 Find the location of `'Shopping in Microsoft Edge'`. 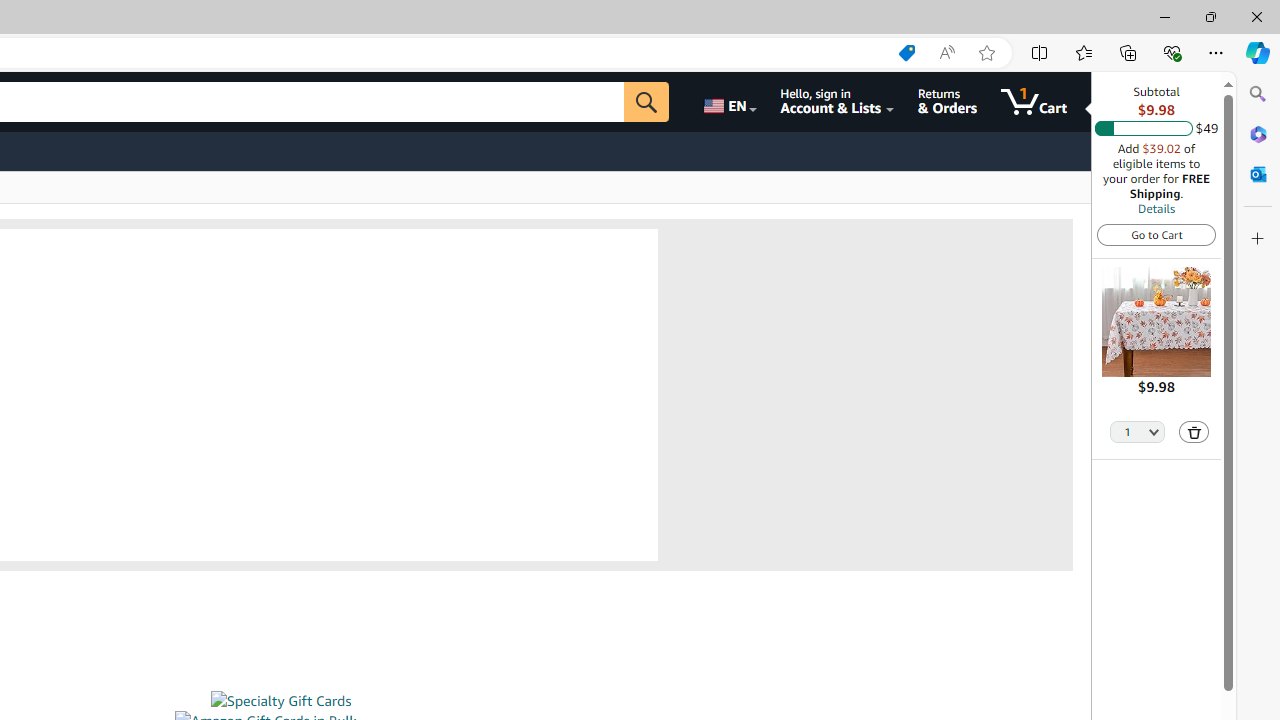

'Shopping in Microsoft Edge' is located at coordinates (905, 52).